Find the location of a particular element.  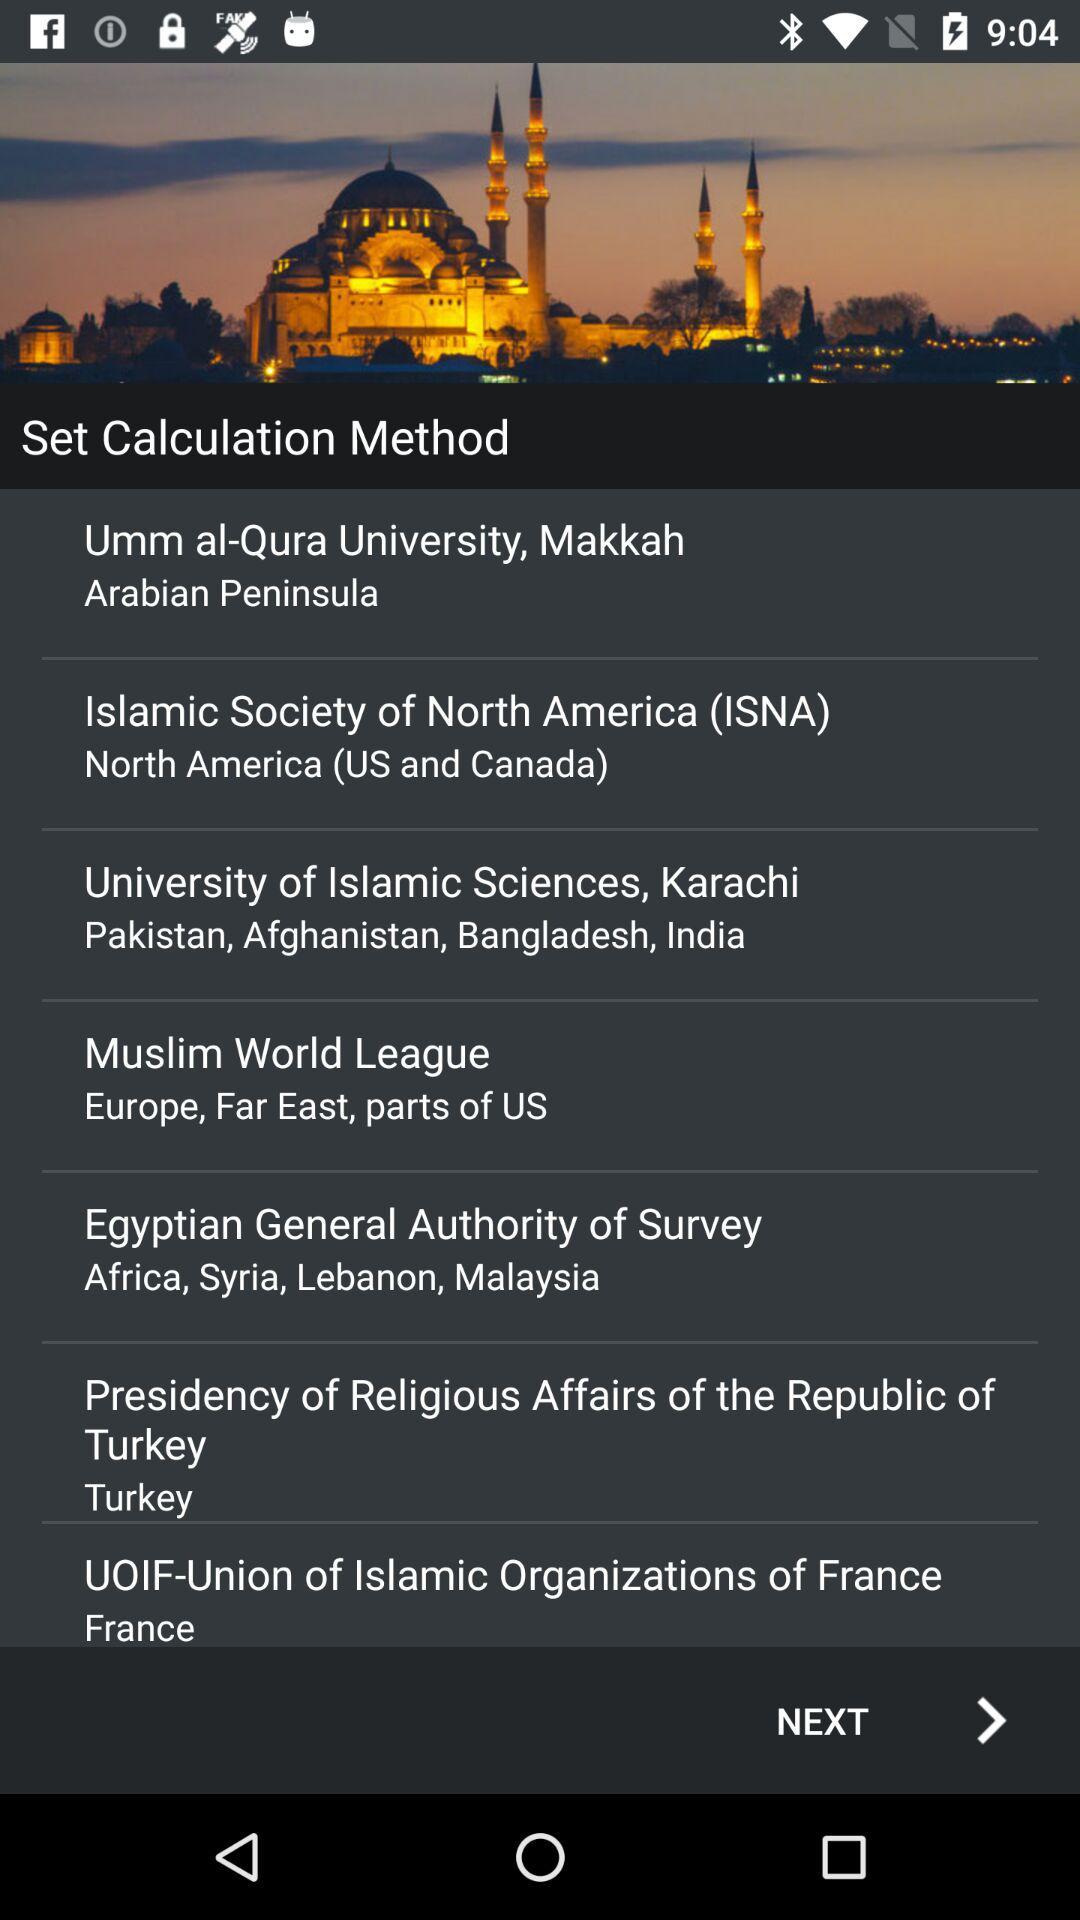

the europe far east item is located at coordinates (540, 1103).